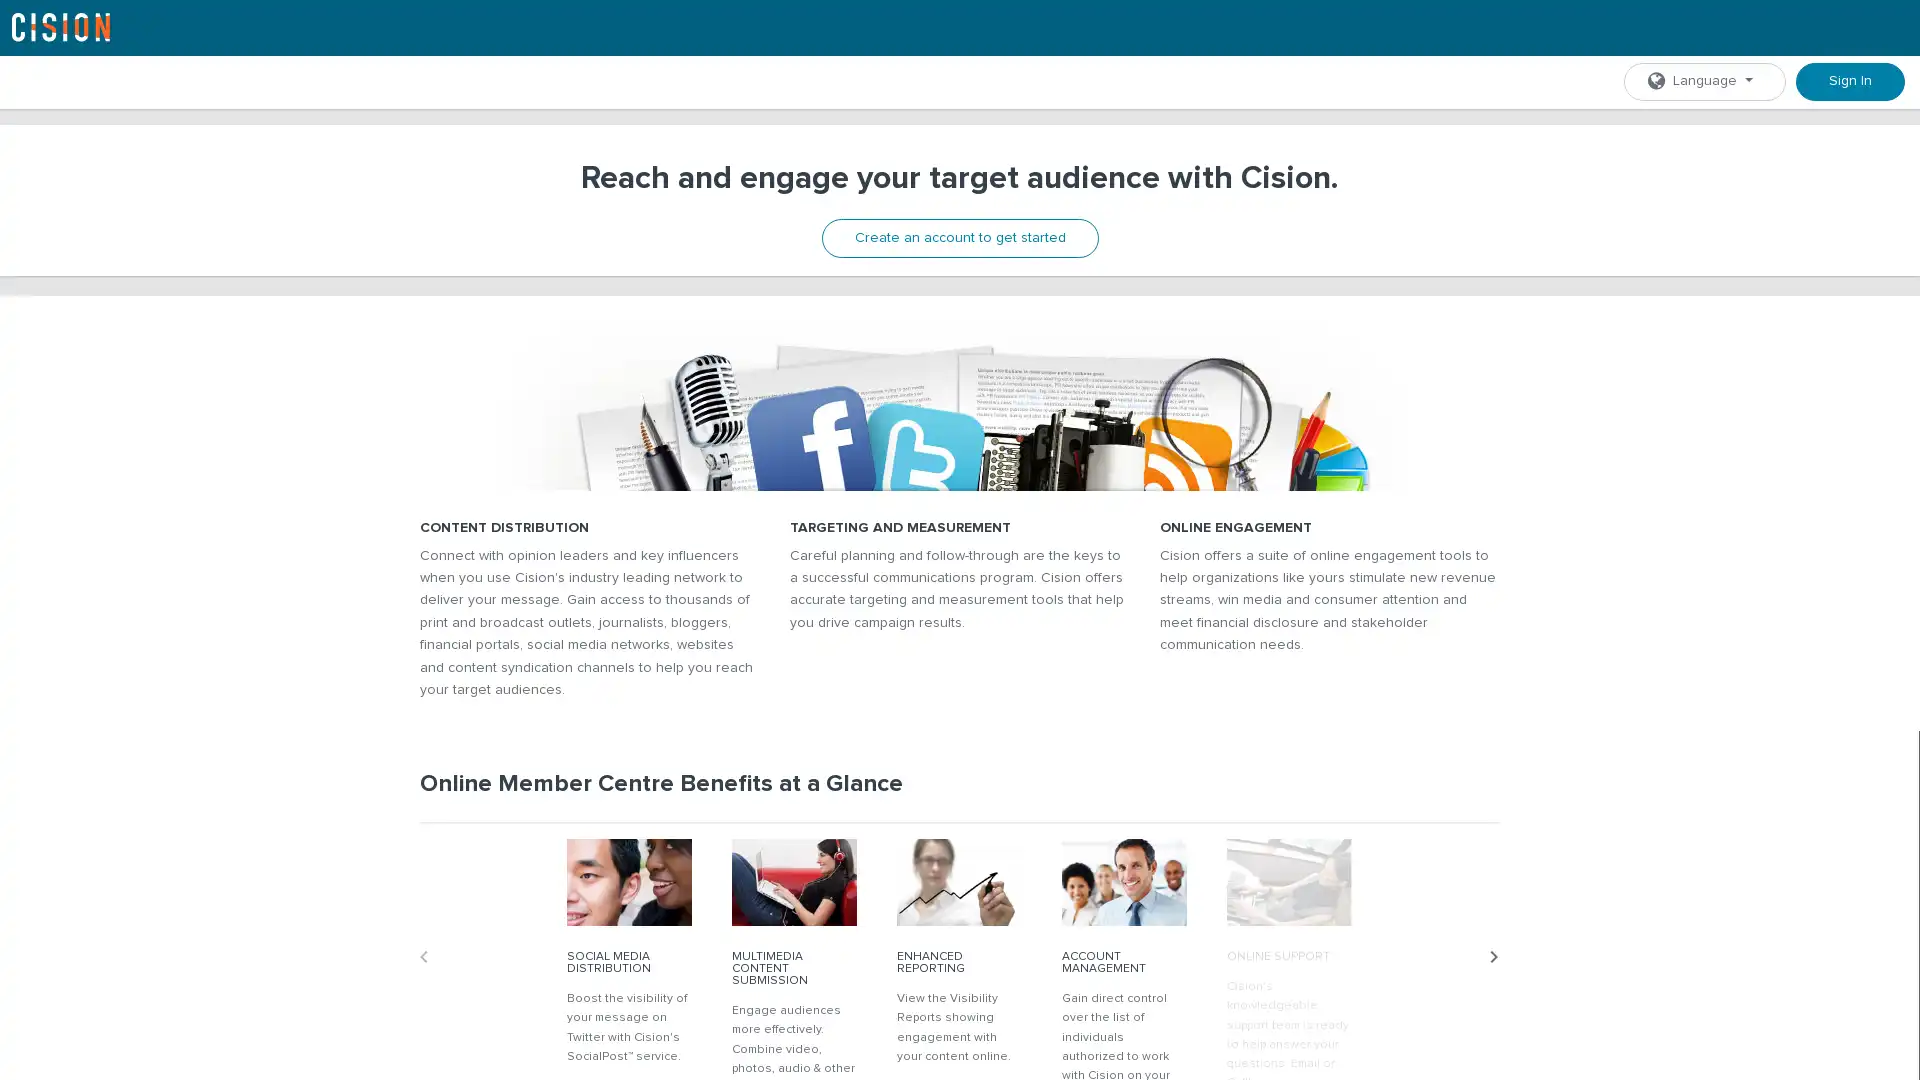  Describe the element at coordinates (427, 983) in the screenshot. I see `Previous` at that location.